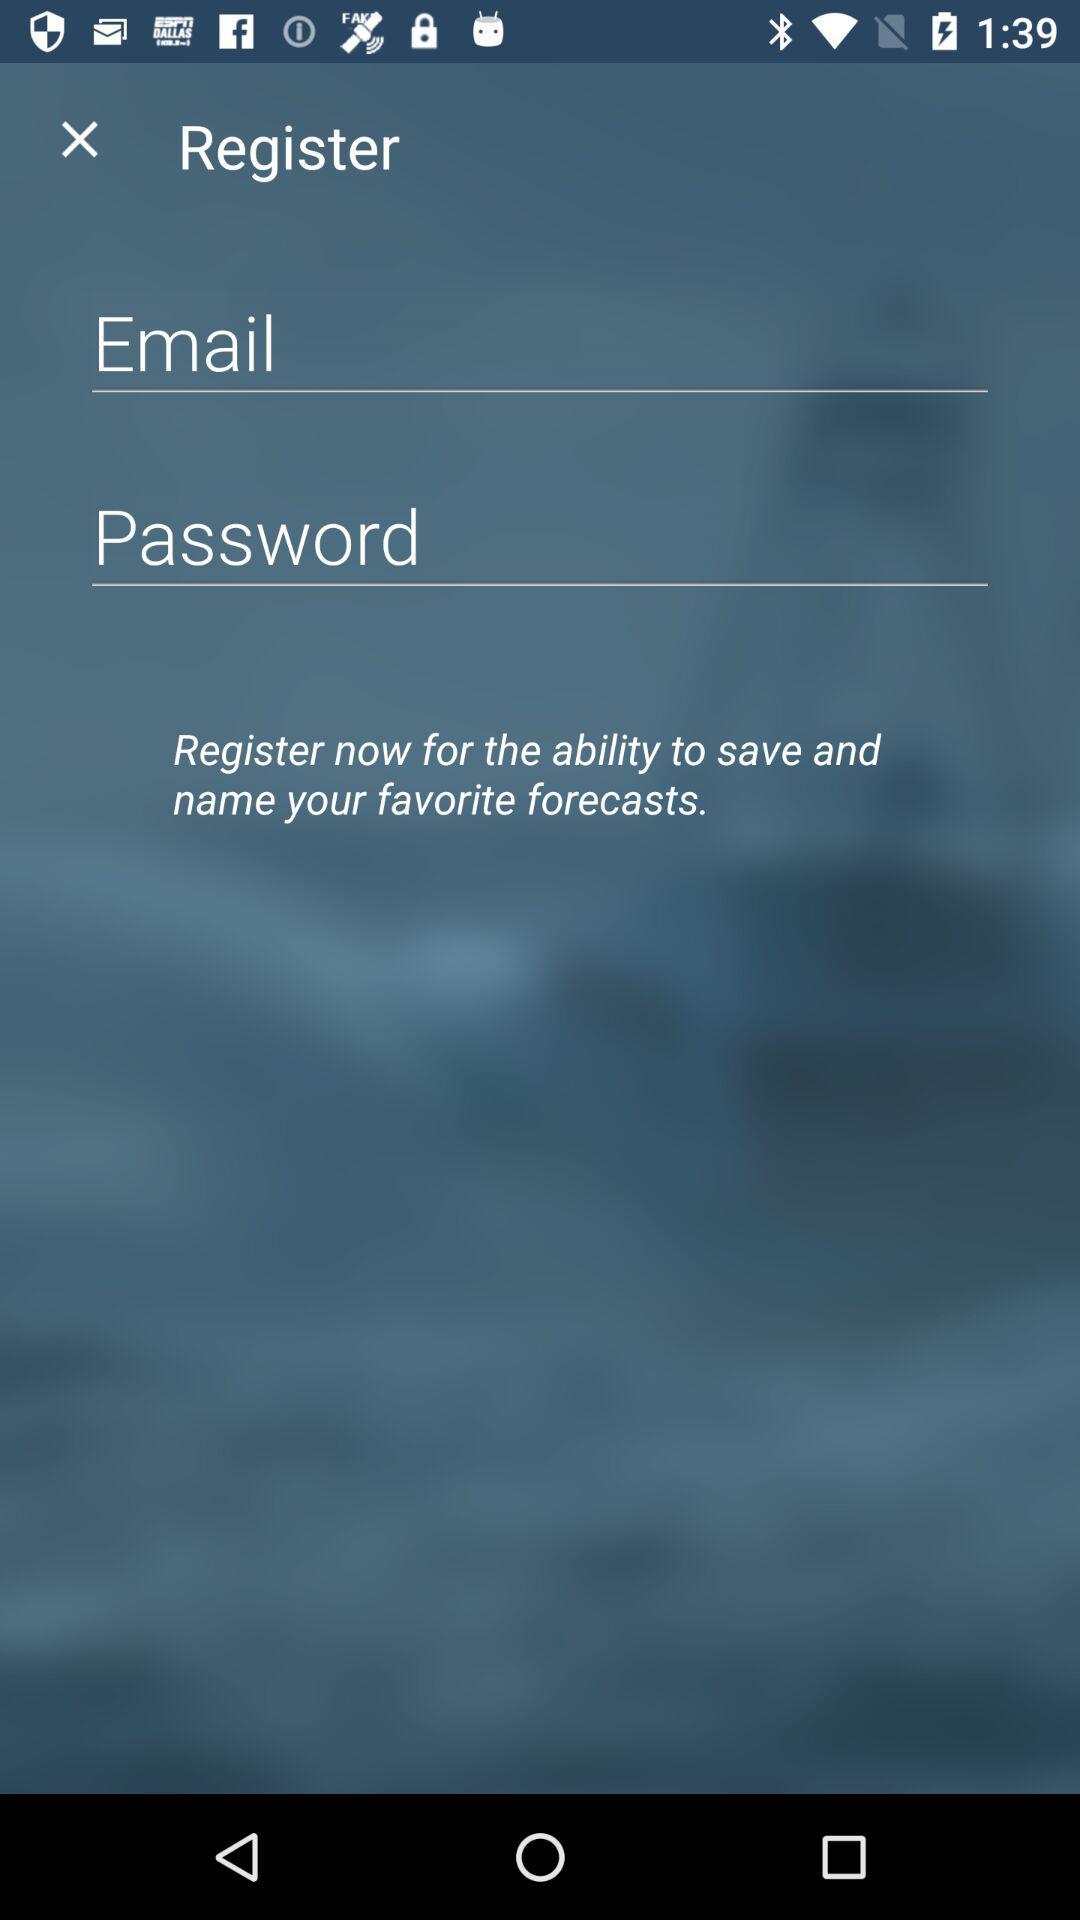 This screenshot has width=1080, height=1920. I want to click on e-mail, so click(540, 341).